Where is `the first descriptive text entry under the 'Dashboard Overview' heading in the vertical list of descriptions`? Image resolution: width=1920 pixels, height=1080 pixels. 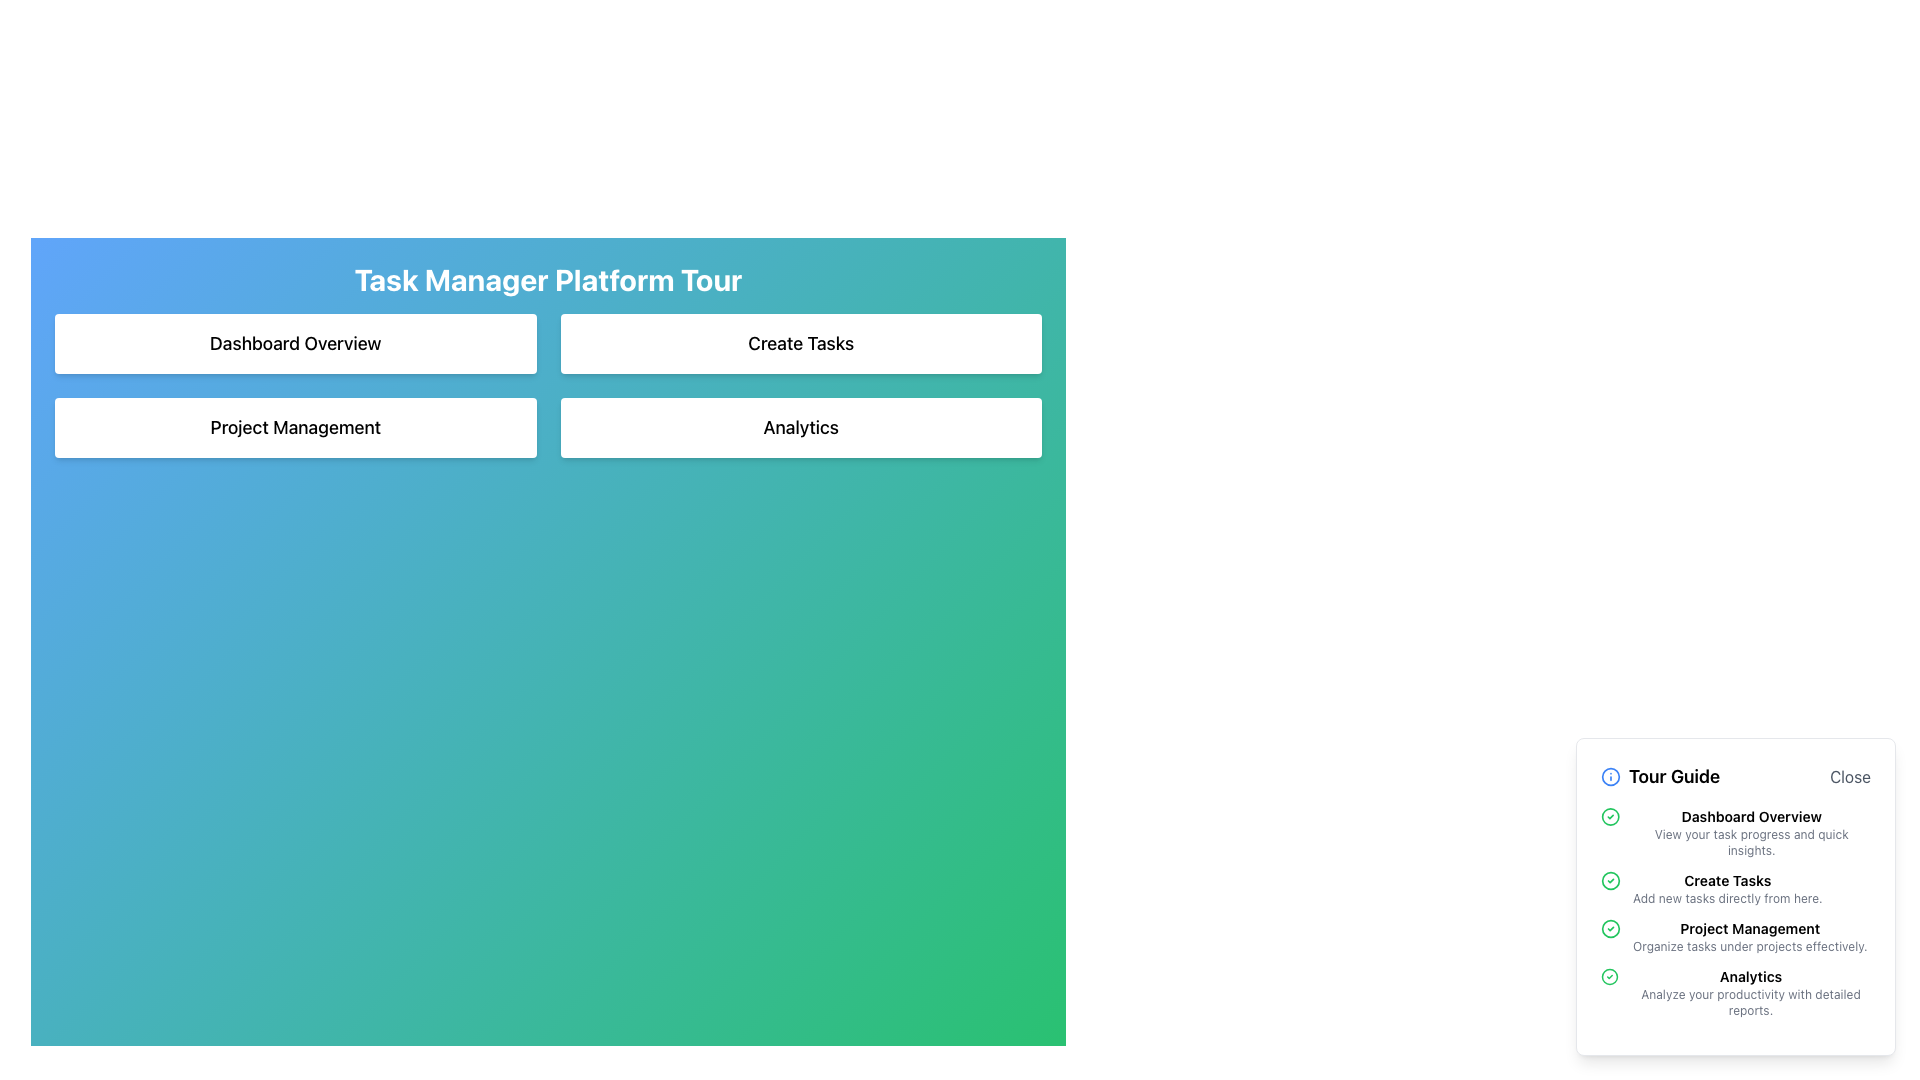 the first descriptive text entry under the 'Dashboard Overview' heading in the vertical list of descriptions is located at coordinates (1750, 843).